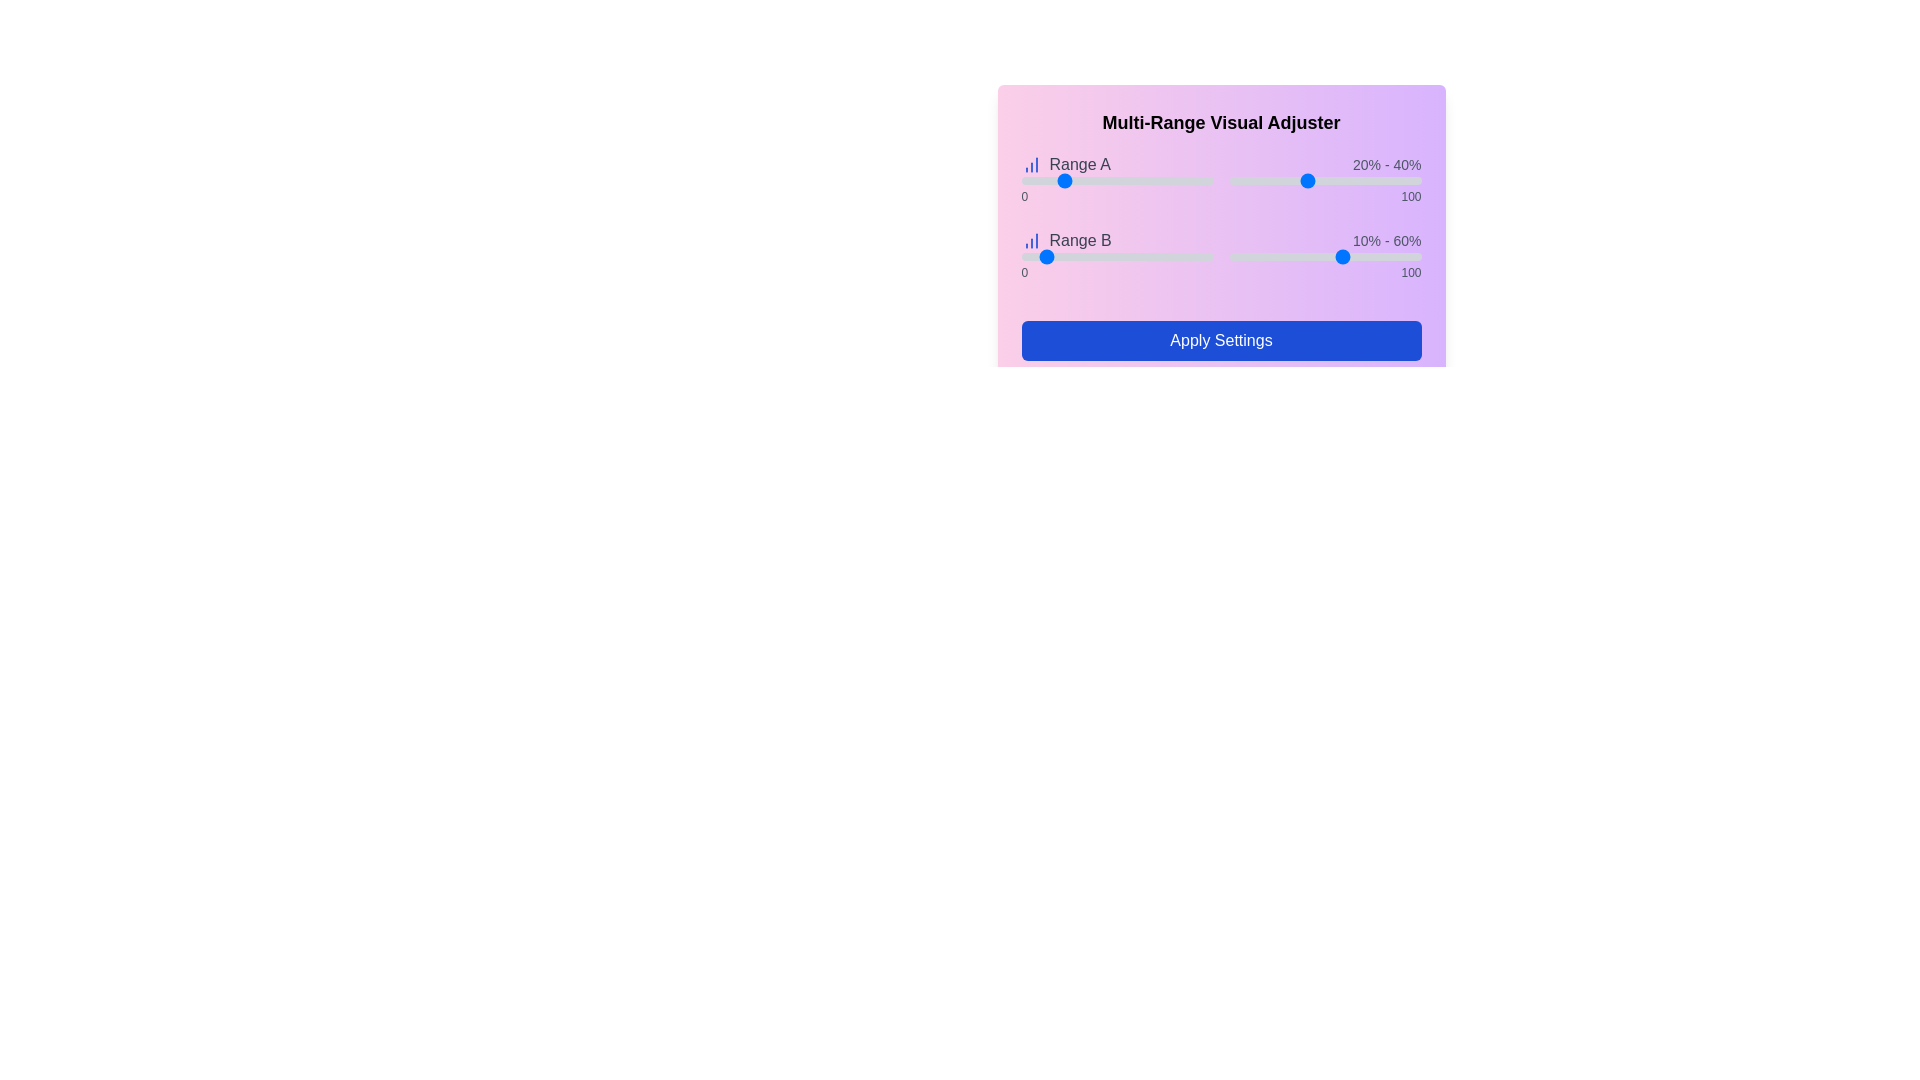 The height and width of the screenshot is (1080, 1920). Describe the element at coordinates (1407, 256) in the screenshot. I see `the Range B slider` at that location.